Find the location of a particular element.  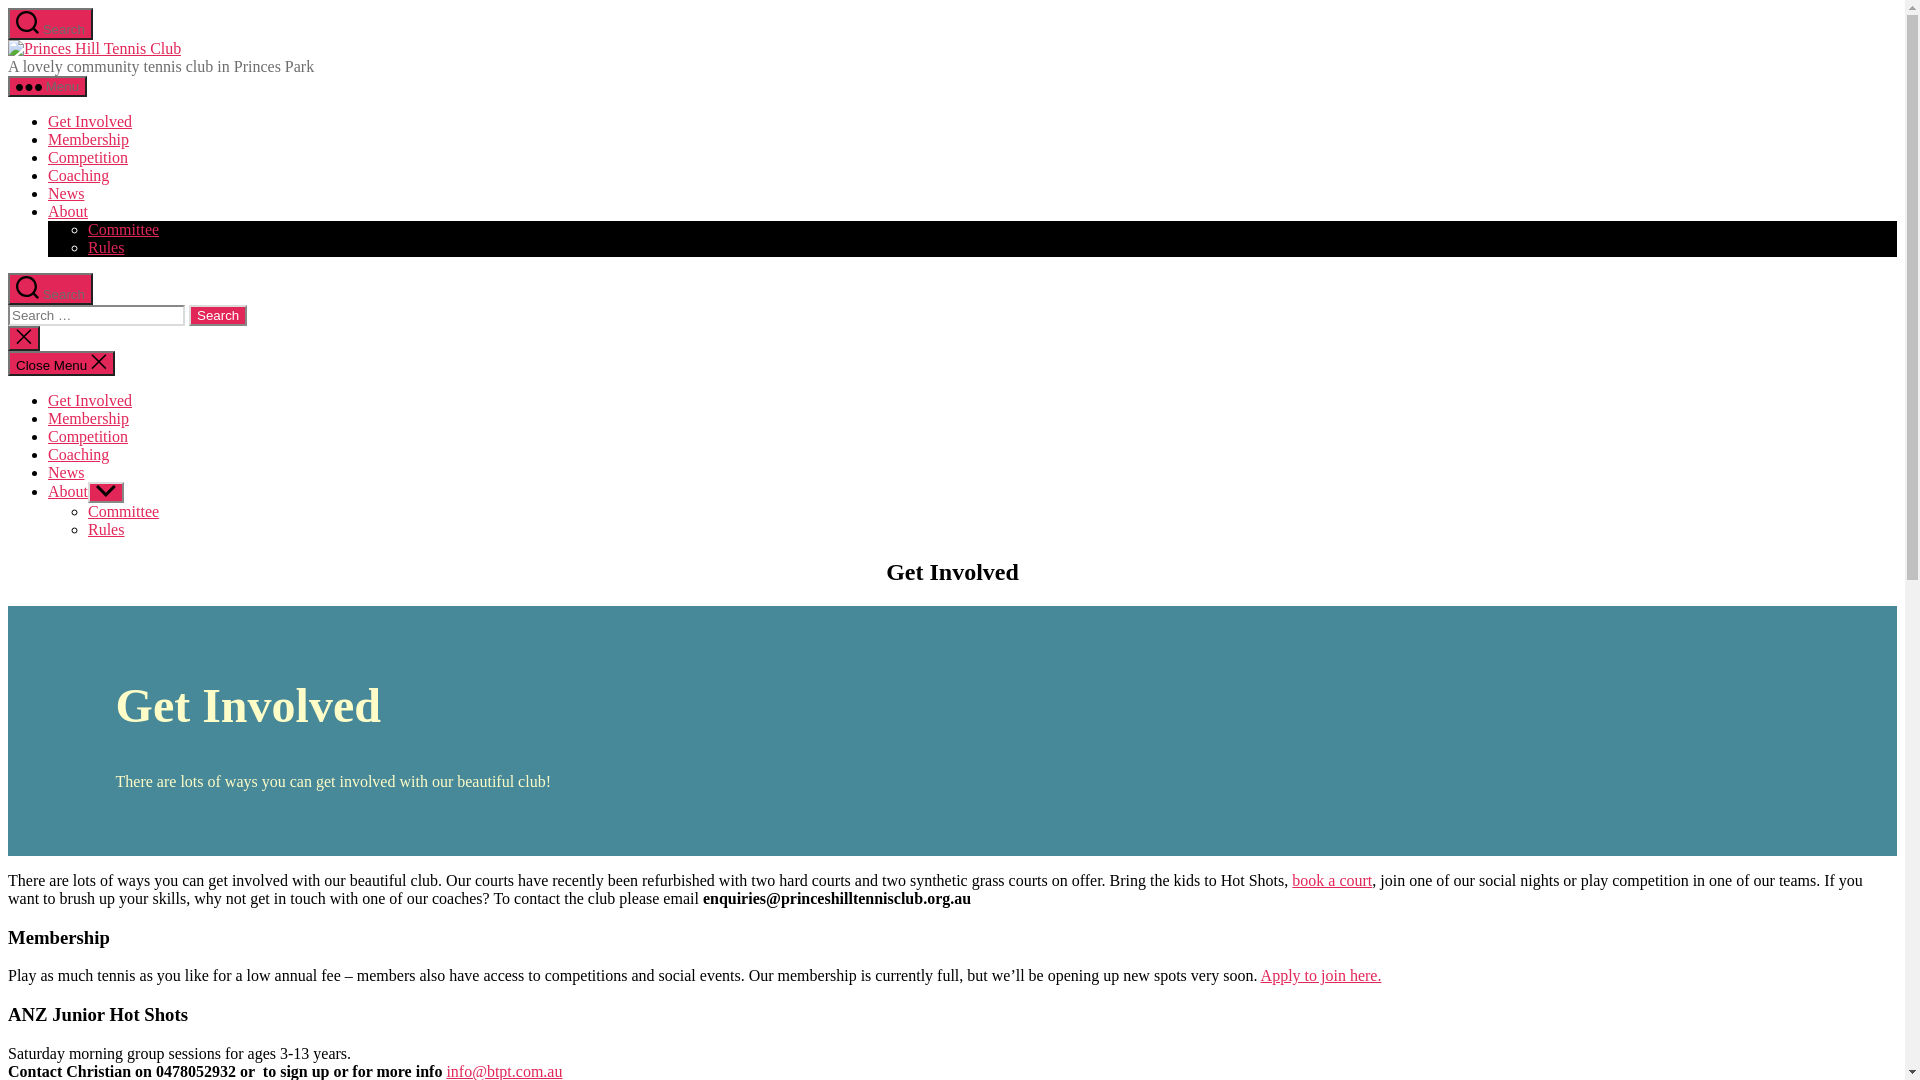

'Close Menu' is located at coordinates (61, 363).